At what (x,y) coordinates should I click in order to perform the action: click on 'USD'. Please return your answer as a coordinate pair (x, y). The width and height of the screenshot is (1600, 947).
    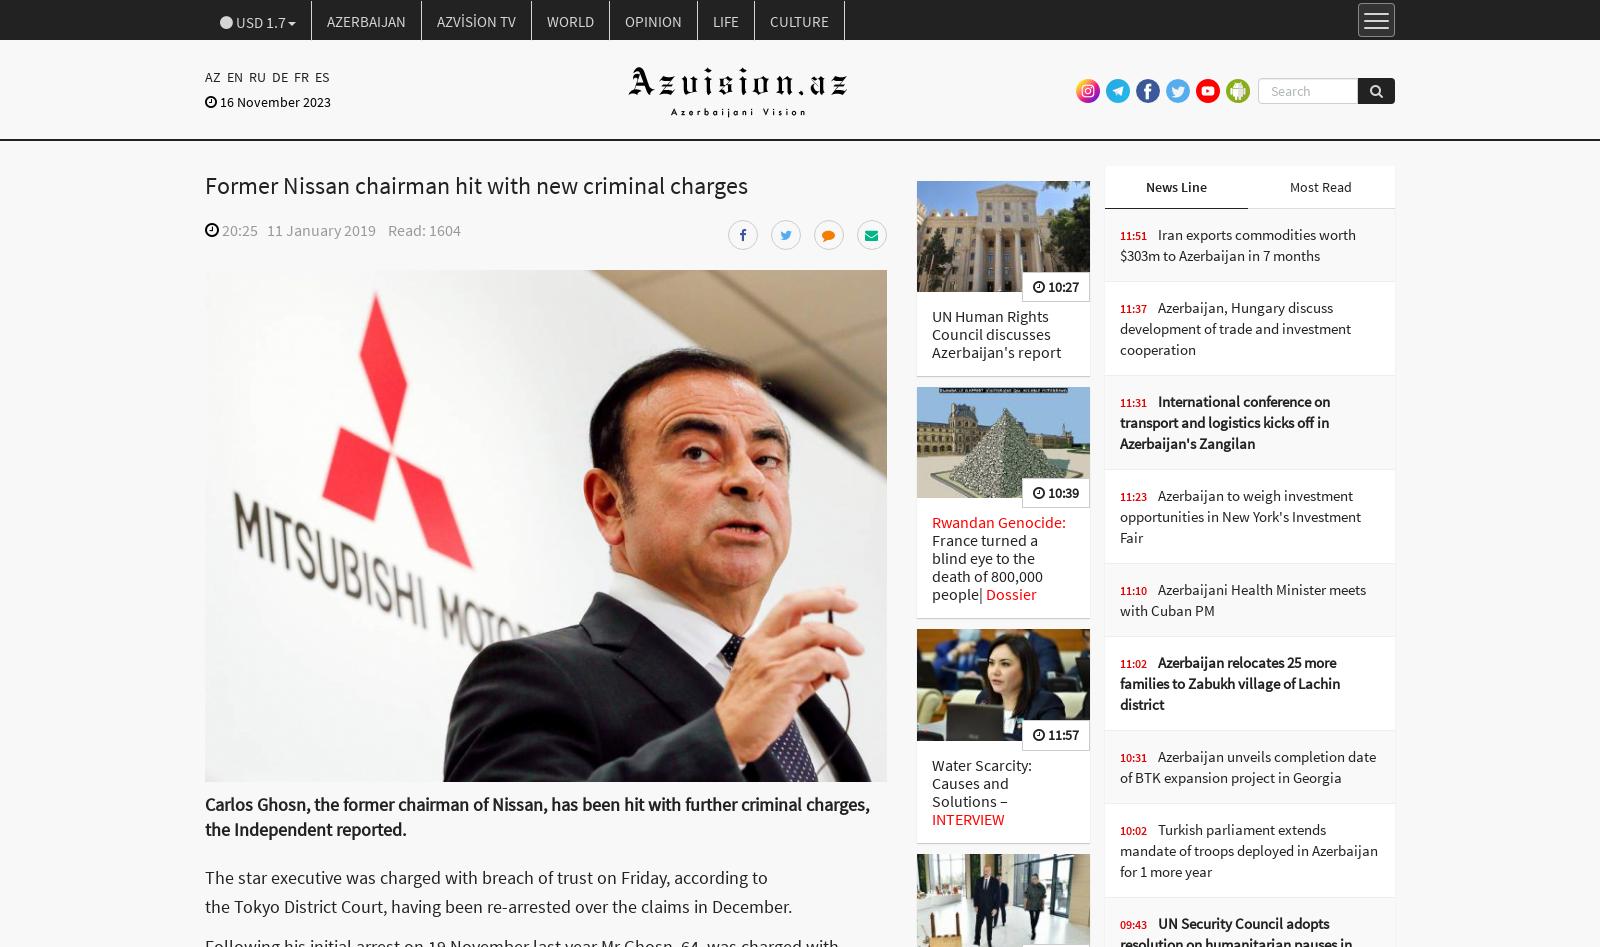
    Looking at the image, I should click on (249, 22).